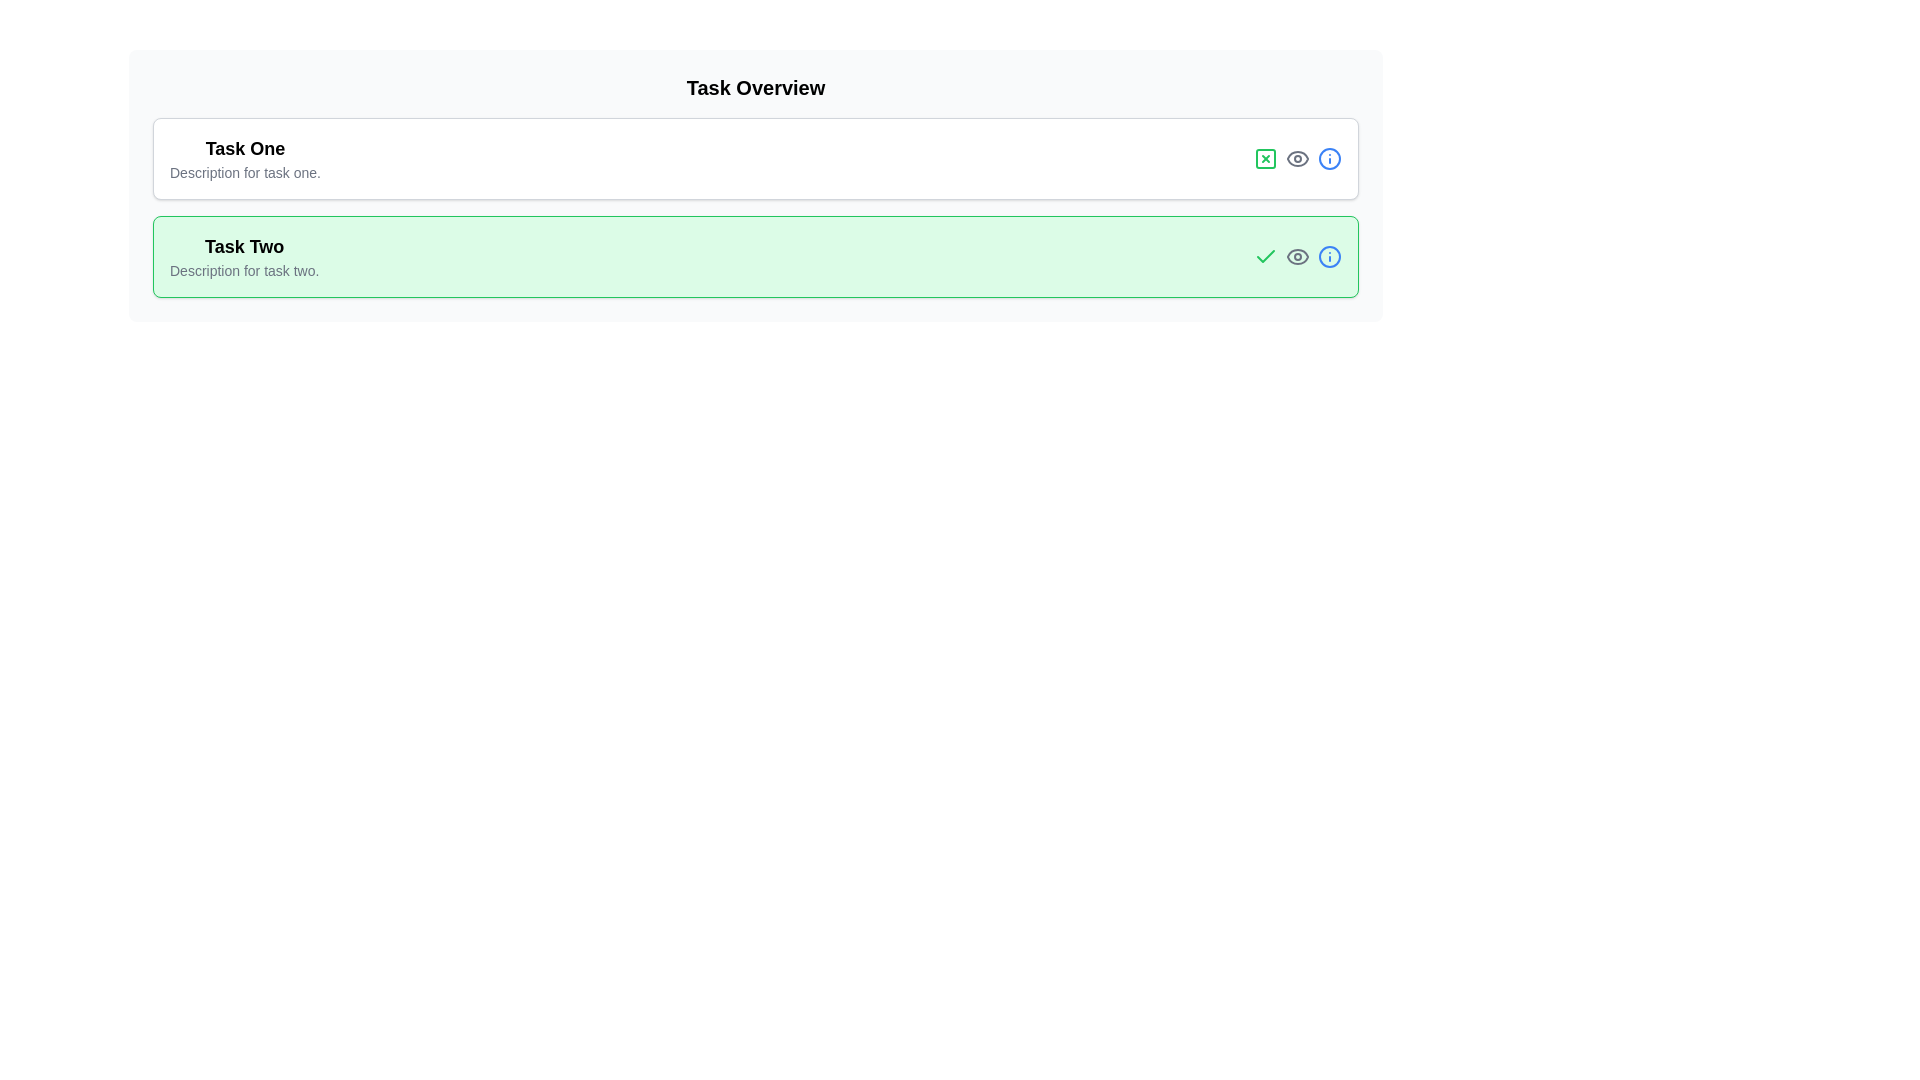  I want to click on the circular graphical component within the second task card, located next to the 'information' icon, so click(1329, 157).